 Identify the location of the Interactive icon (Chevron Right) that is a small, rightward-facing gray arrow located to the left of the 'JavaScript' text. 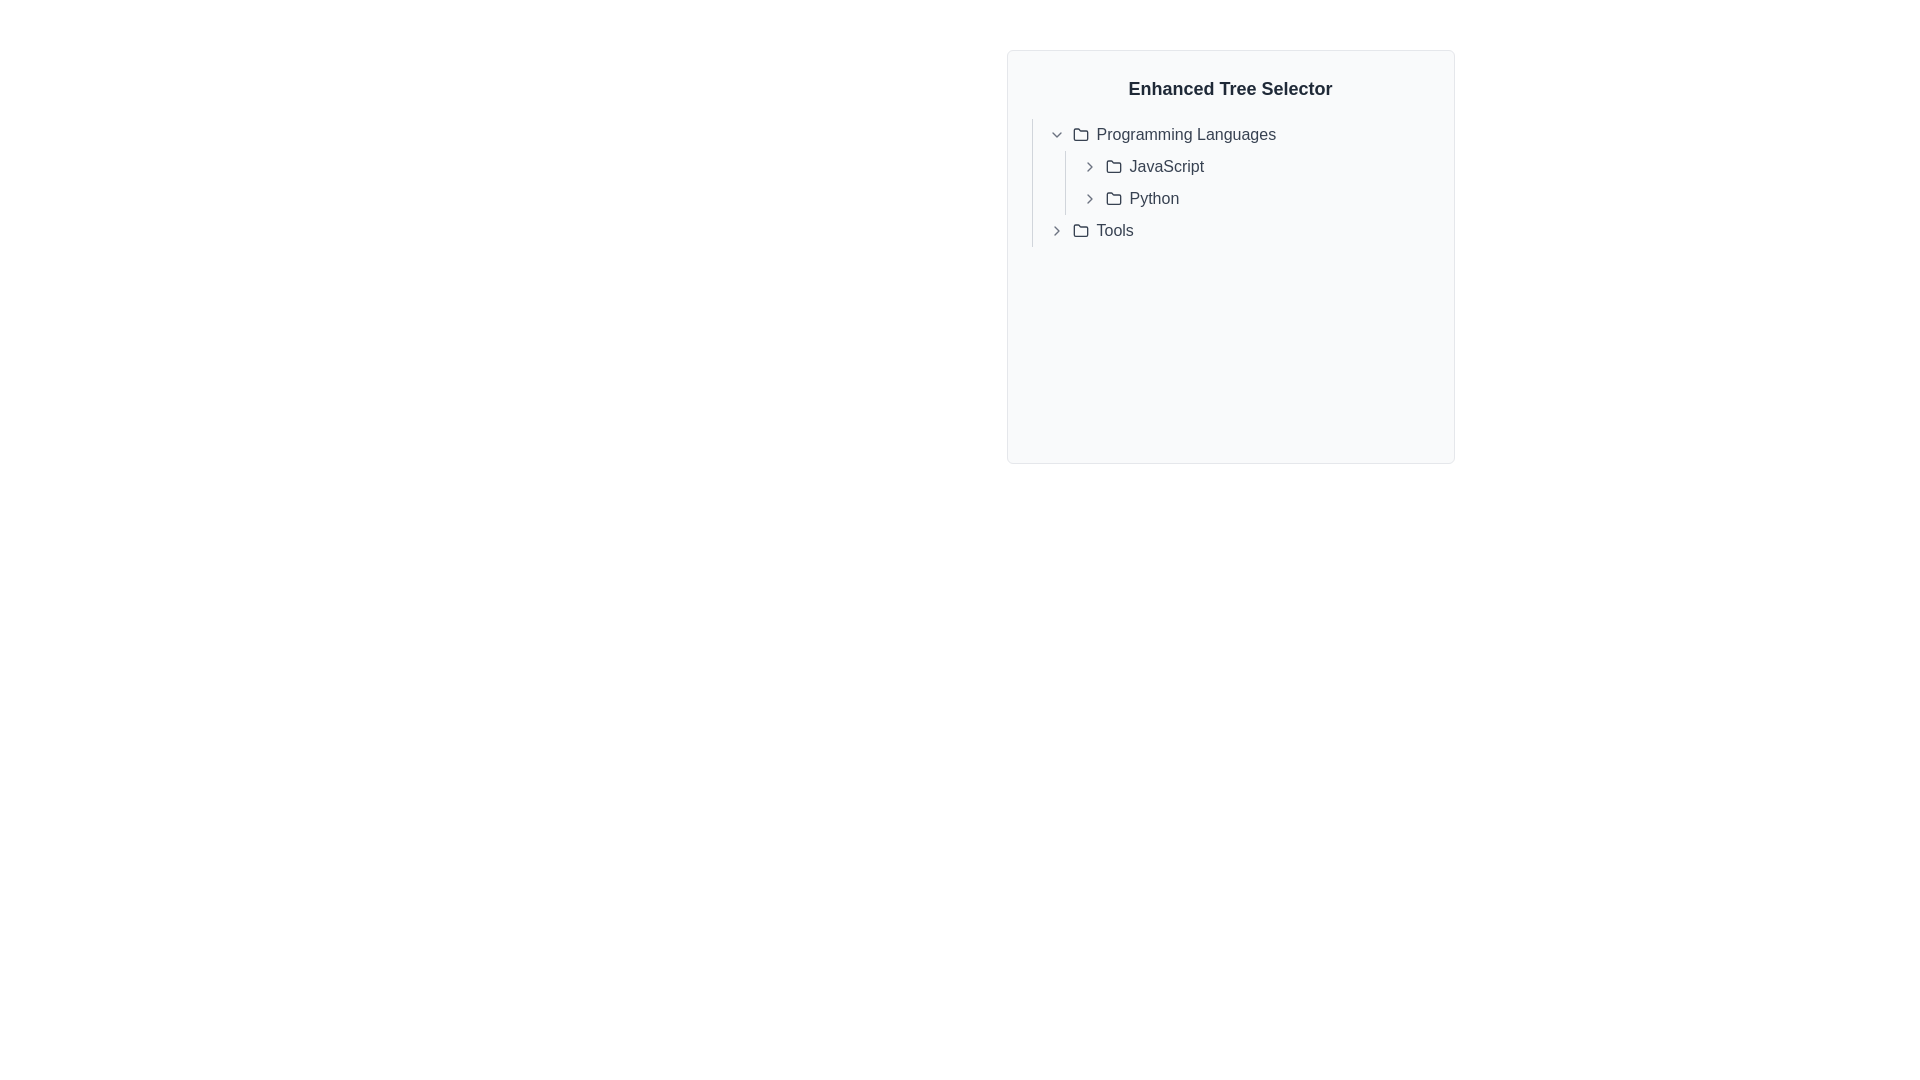
(1088, 165).